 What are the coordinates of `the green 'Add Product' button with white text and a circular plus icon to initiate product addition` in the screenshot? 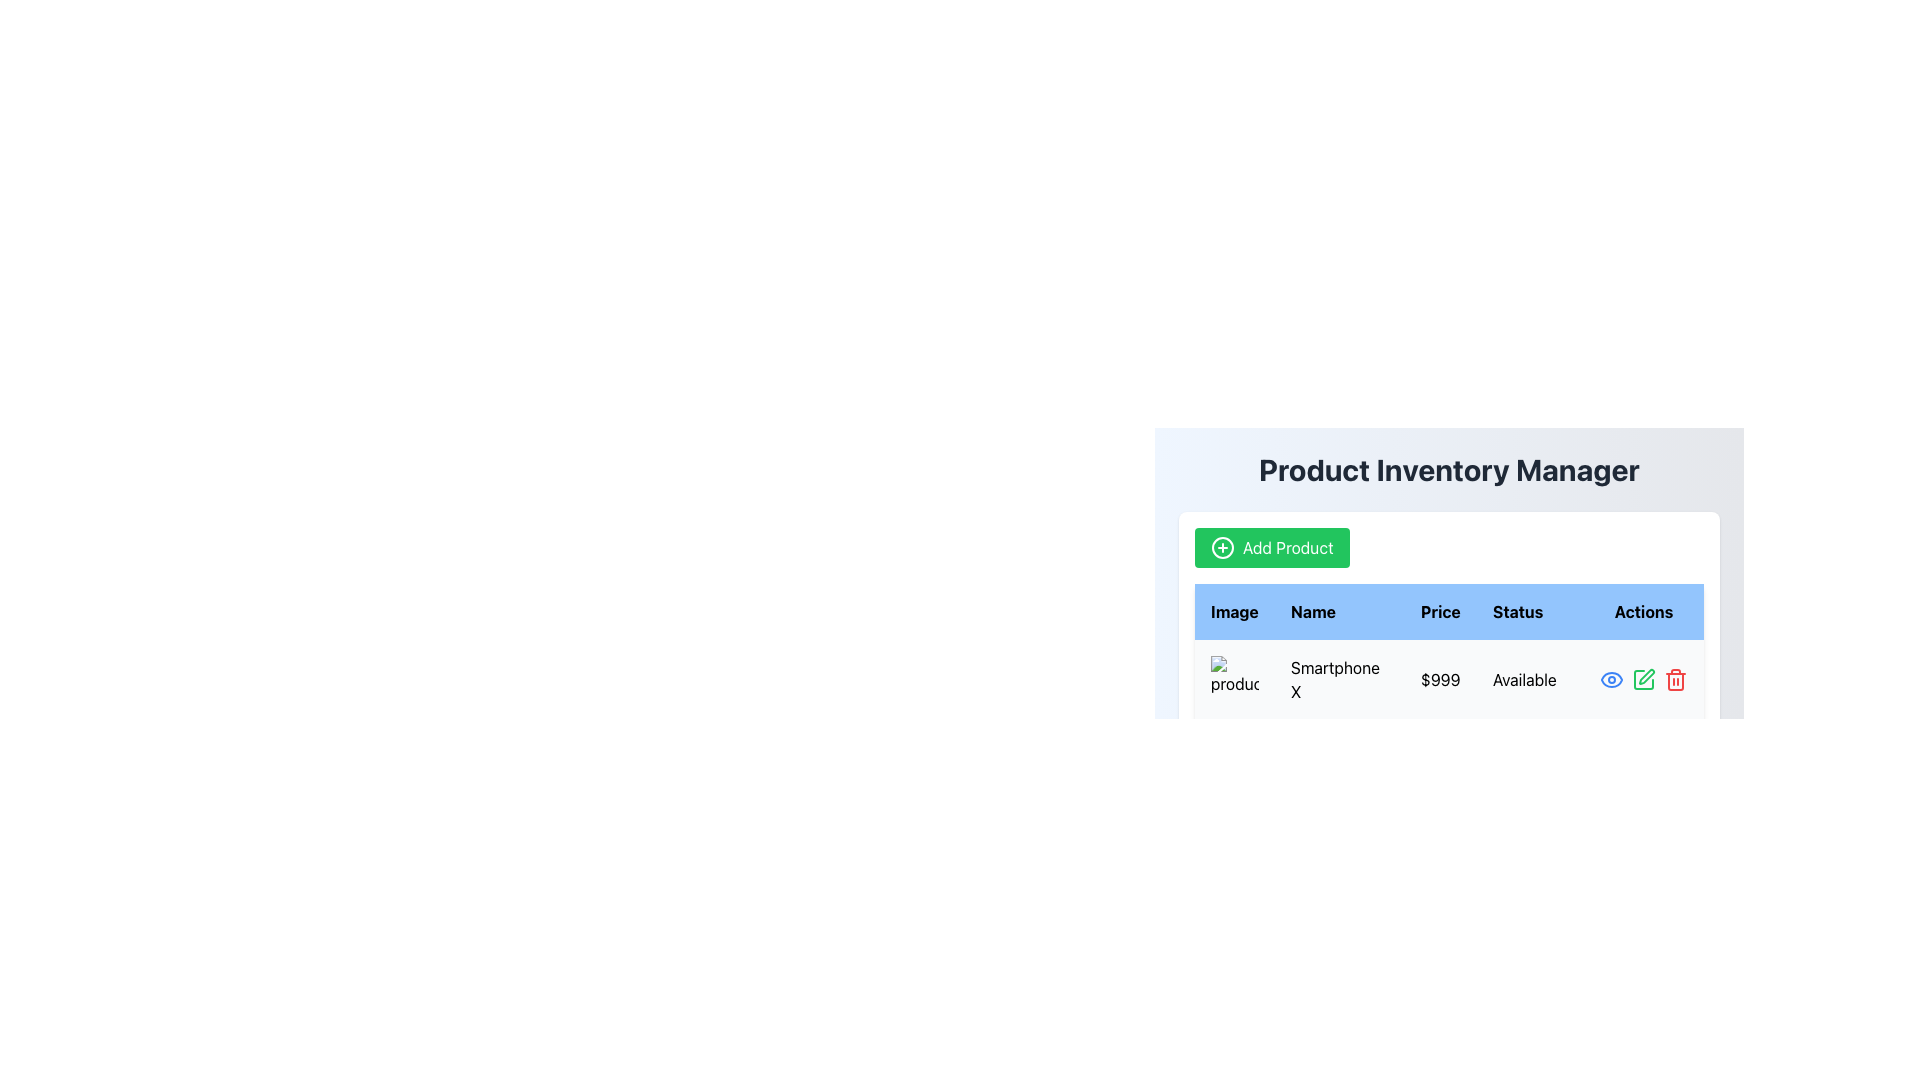 It's located at (1271, 547).